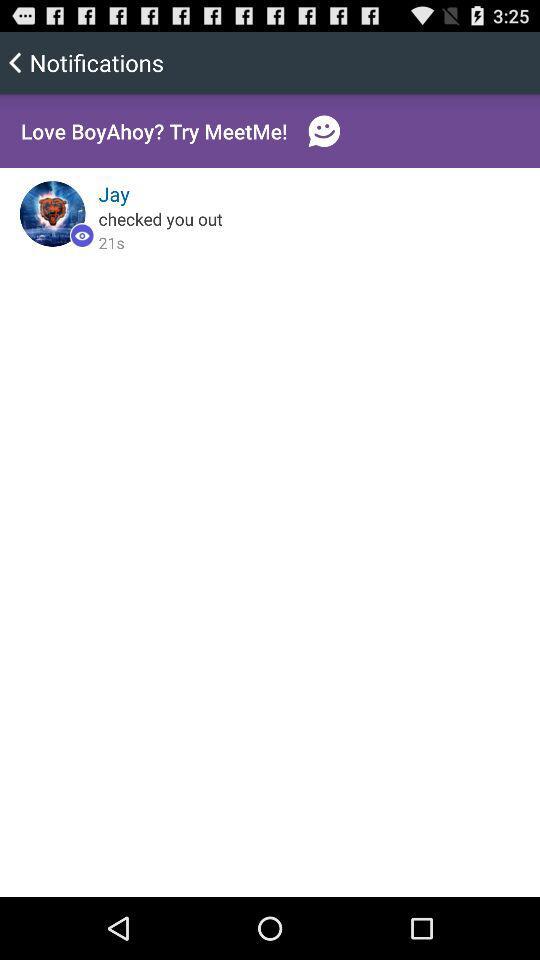 This screenshot has width=540, height=960. I want to click on the jay item, so click(114, 194).